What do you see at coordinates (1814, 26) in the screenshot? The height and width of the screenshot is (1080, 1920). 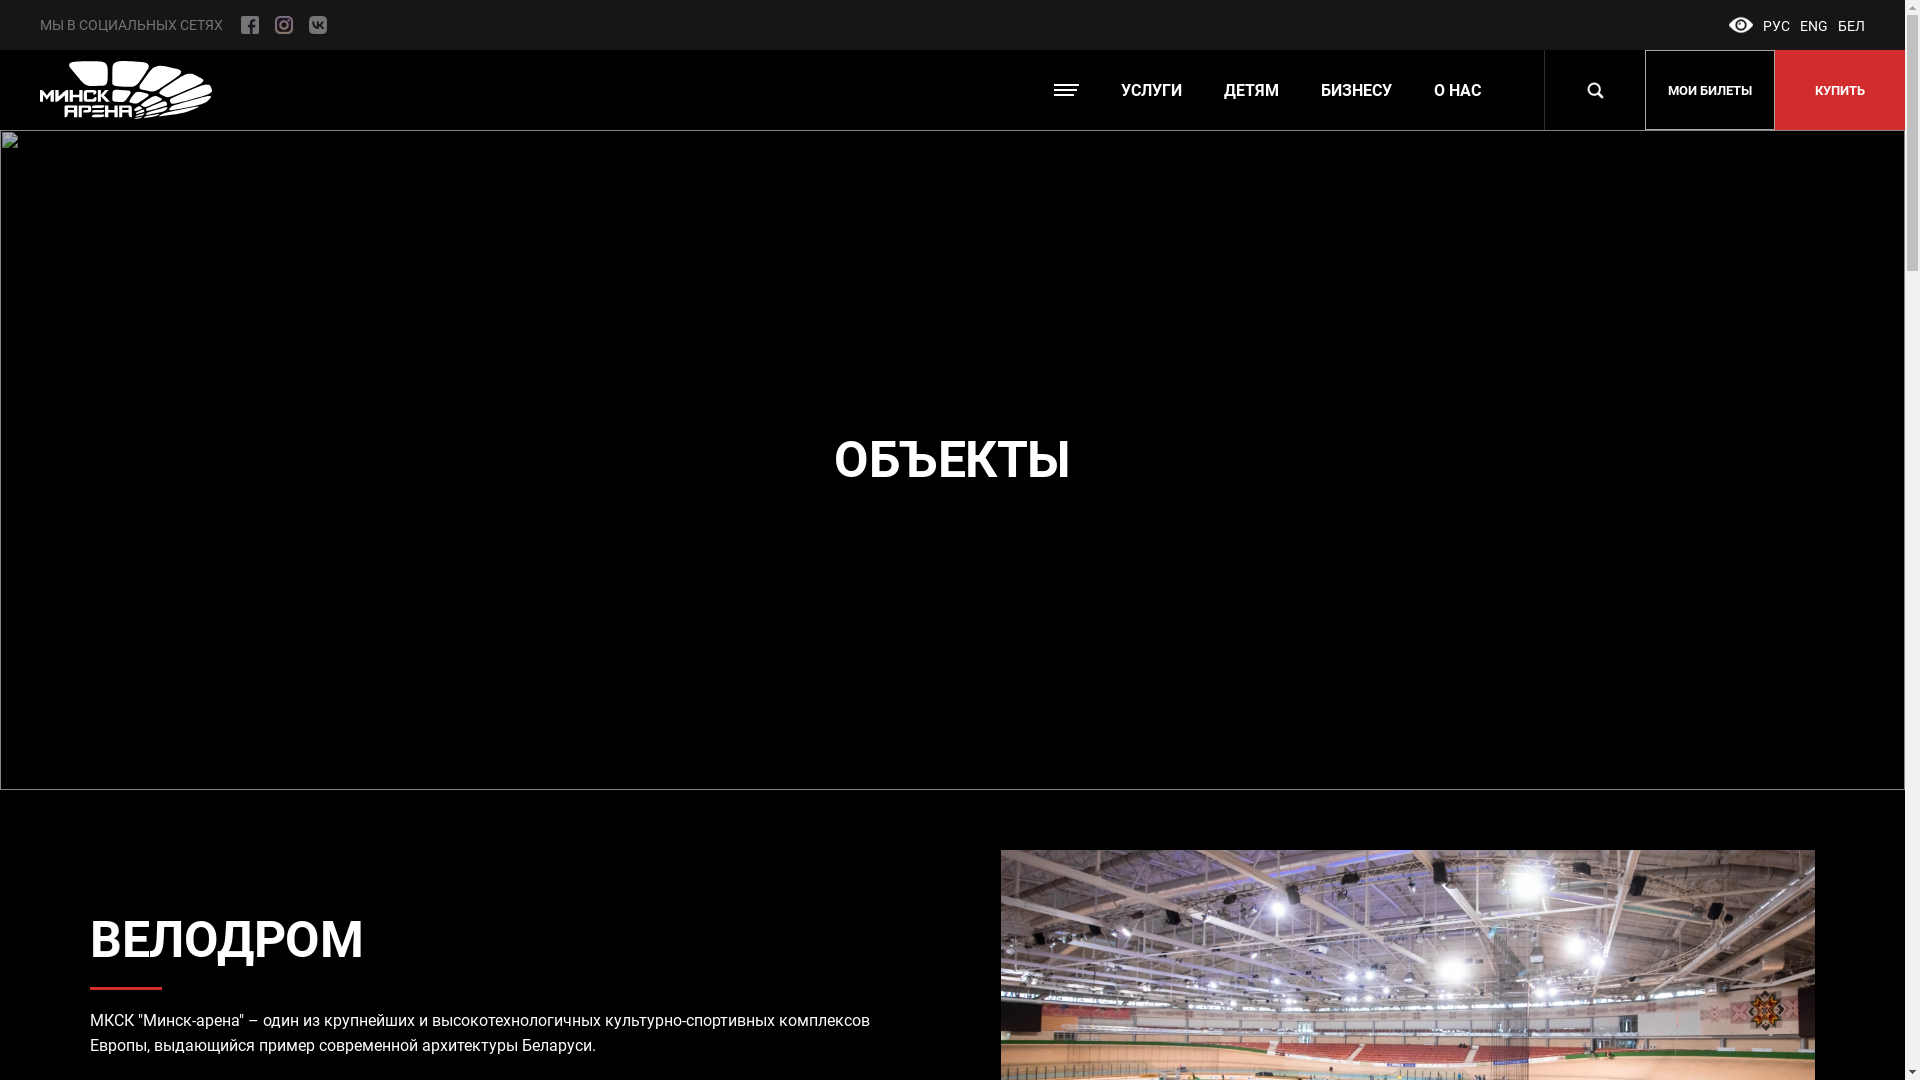 I see `'ENG'` at bounding box center [1814, 26].